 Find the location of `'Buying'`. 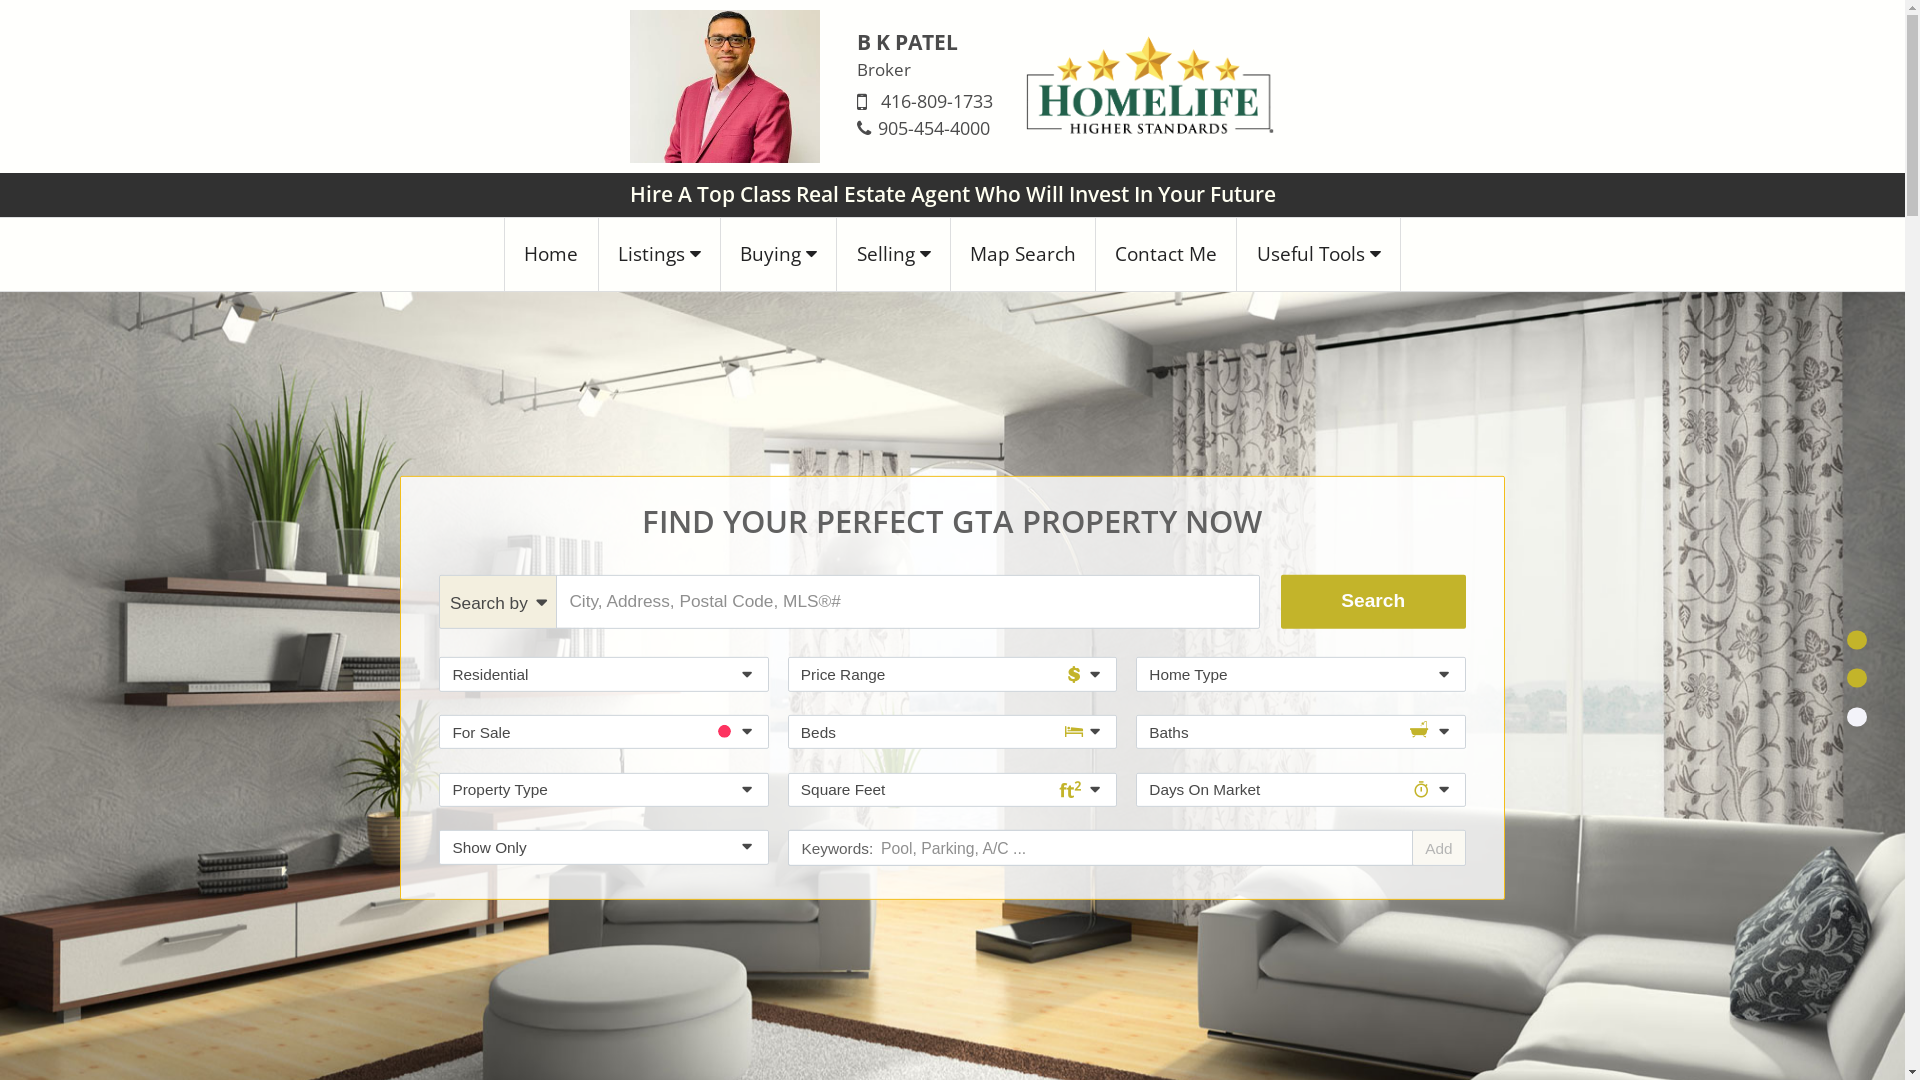

'Buying' is located at coordinates (720, 253).